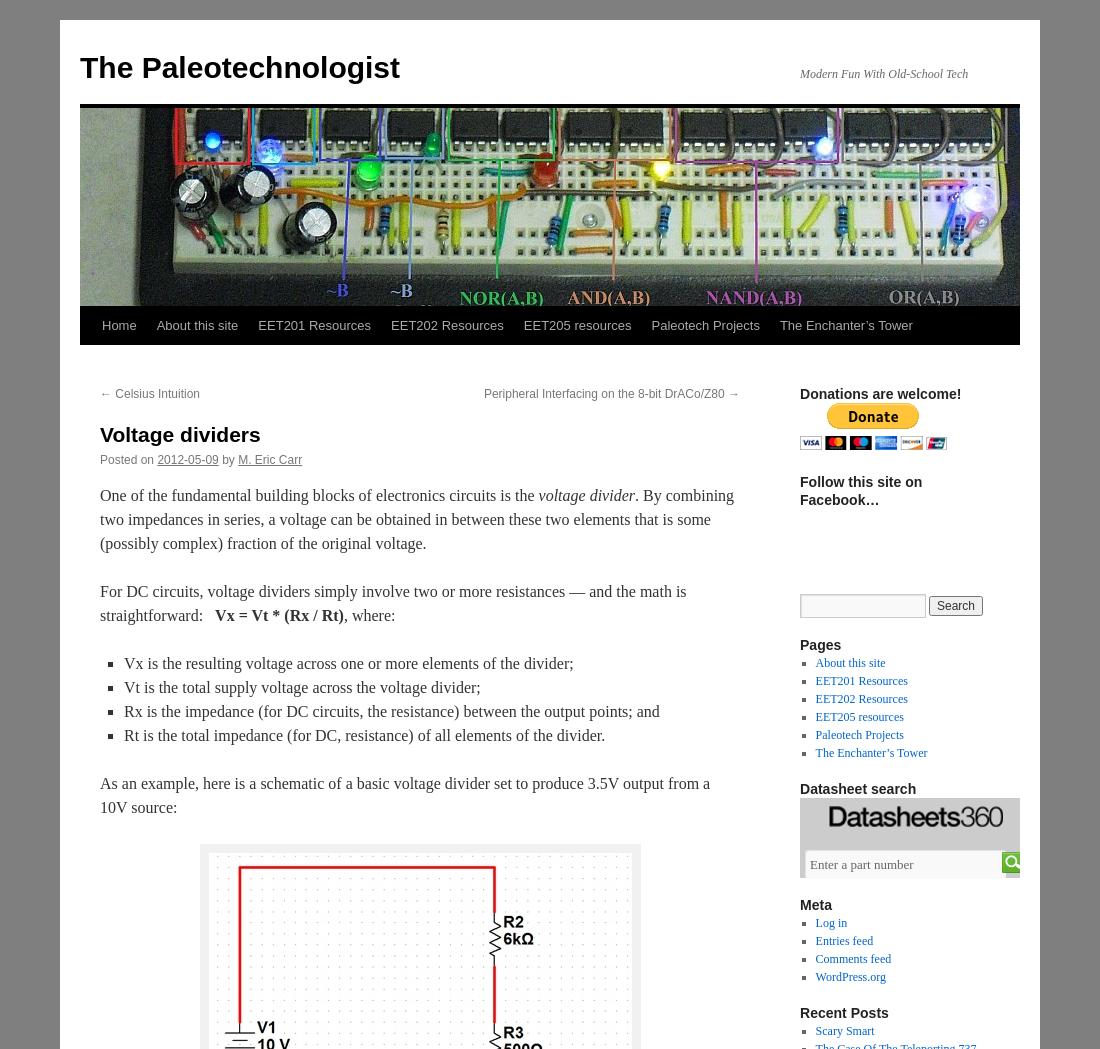  What do you see at coordinates (852, 958) in the screenshot?
I see `'Comments feed'` at bounding box center [852, 958].